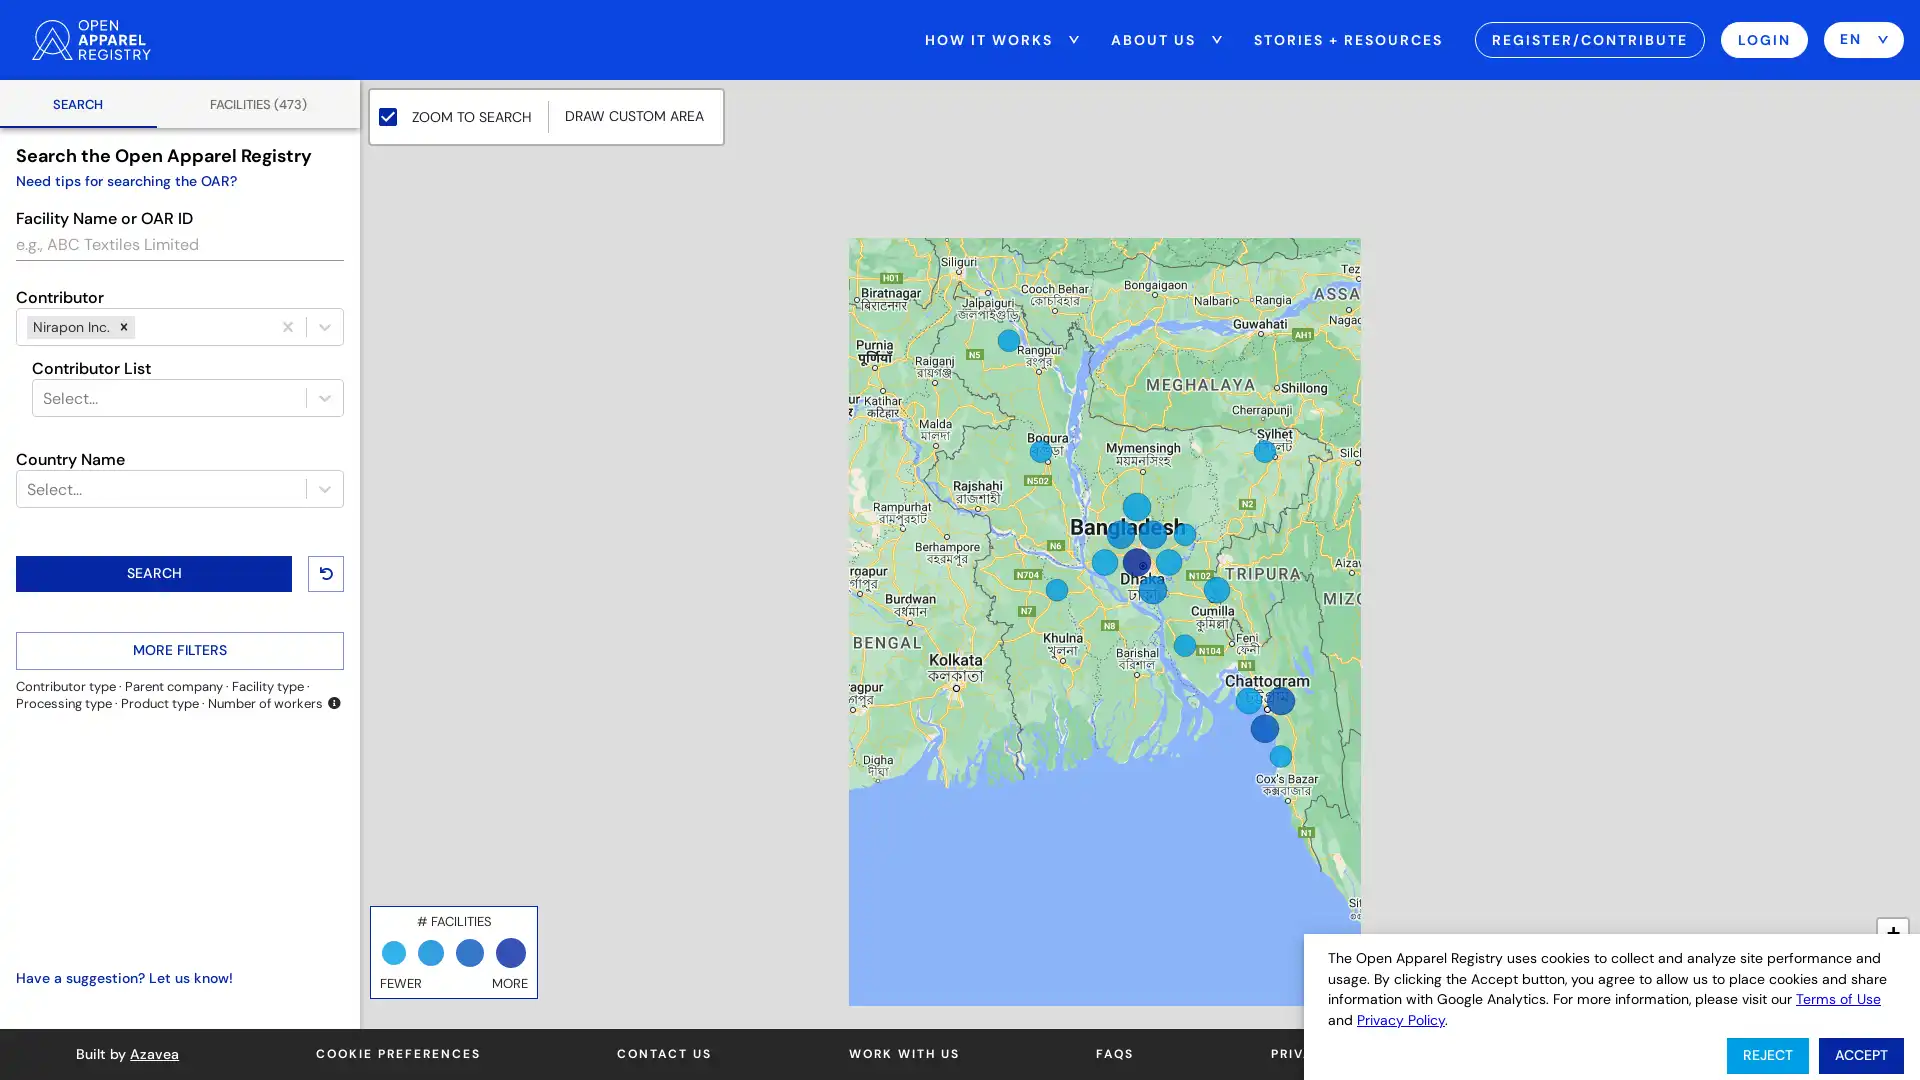 The width and height of the screenshot is (1920, 1080). Describe the element at coordinates (1860, 1055) in the screenshot. I see `ACCEPT` at that location.